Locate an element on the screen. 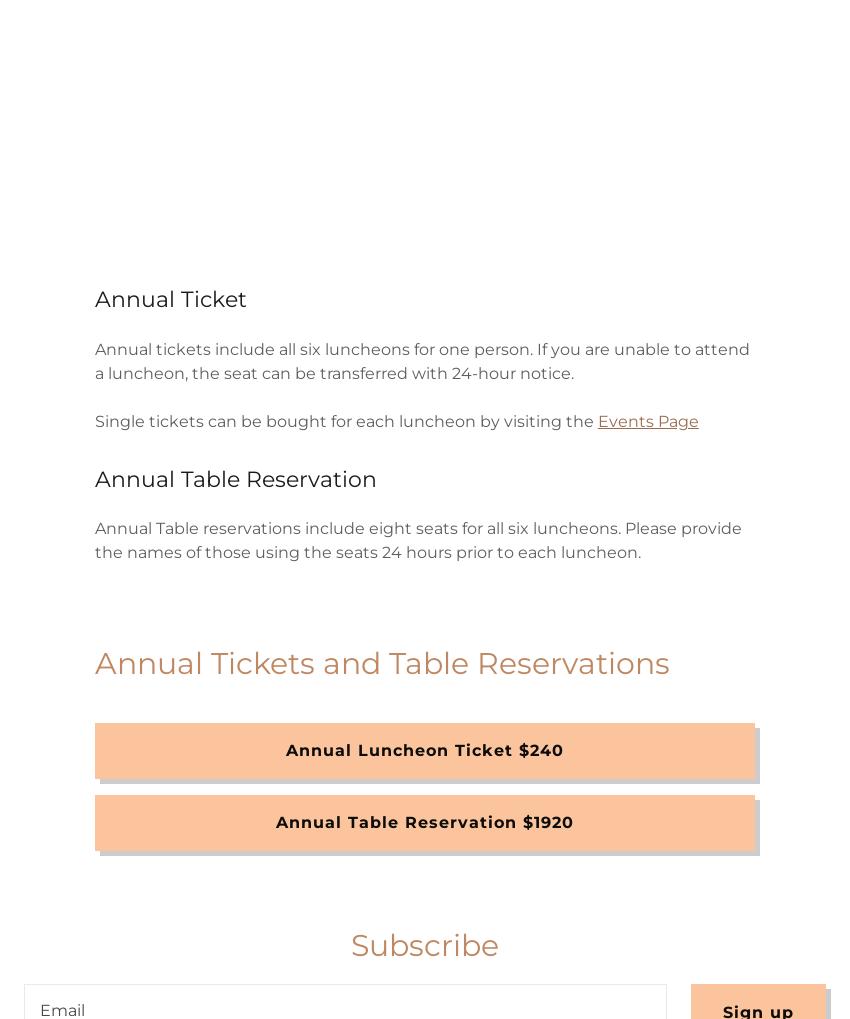  'Annual Luncheon Ticket $240' is located at coordinates (424, 749).